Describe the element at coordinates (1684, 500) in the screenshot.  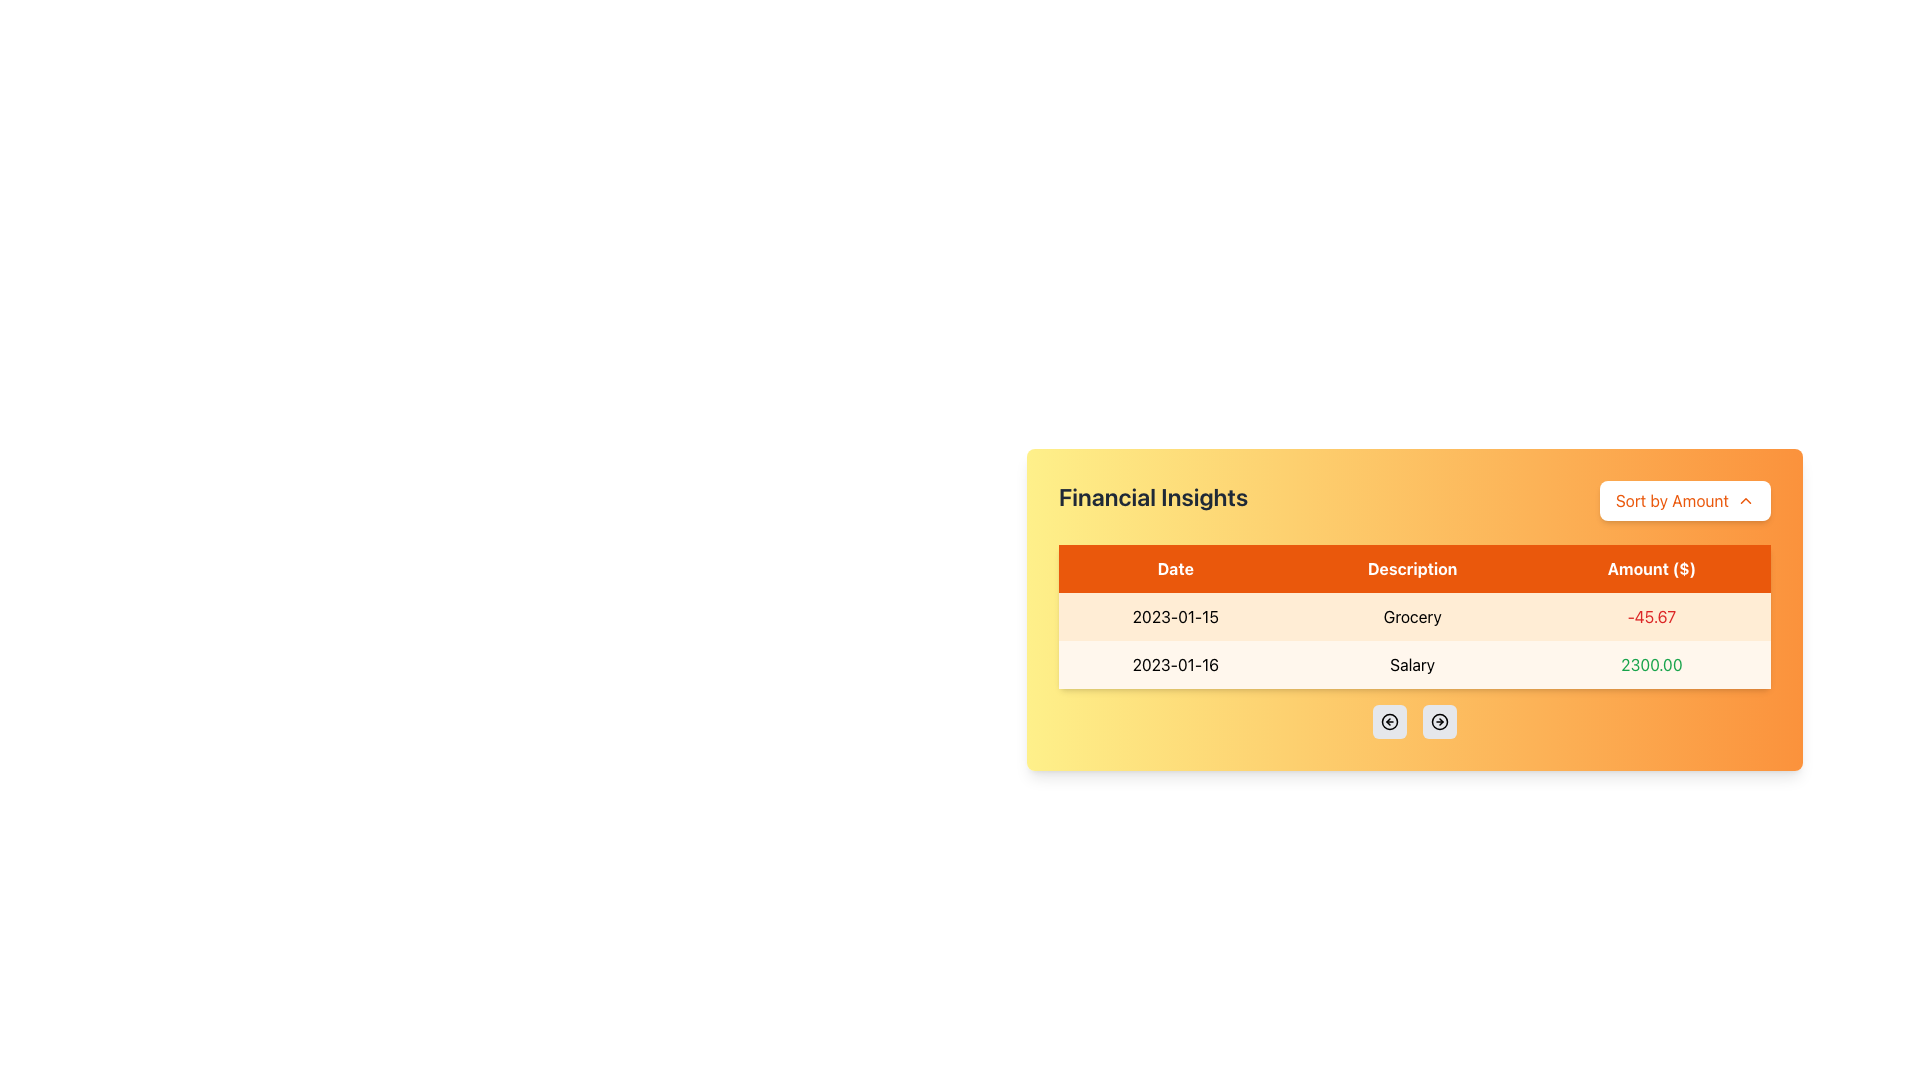
I see `the sorting button located to the right of the 'Financial Insights' title to sort items by the amount column` at that location.